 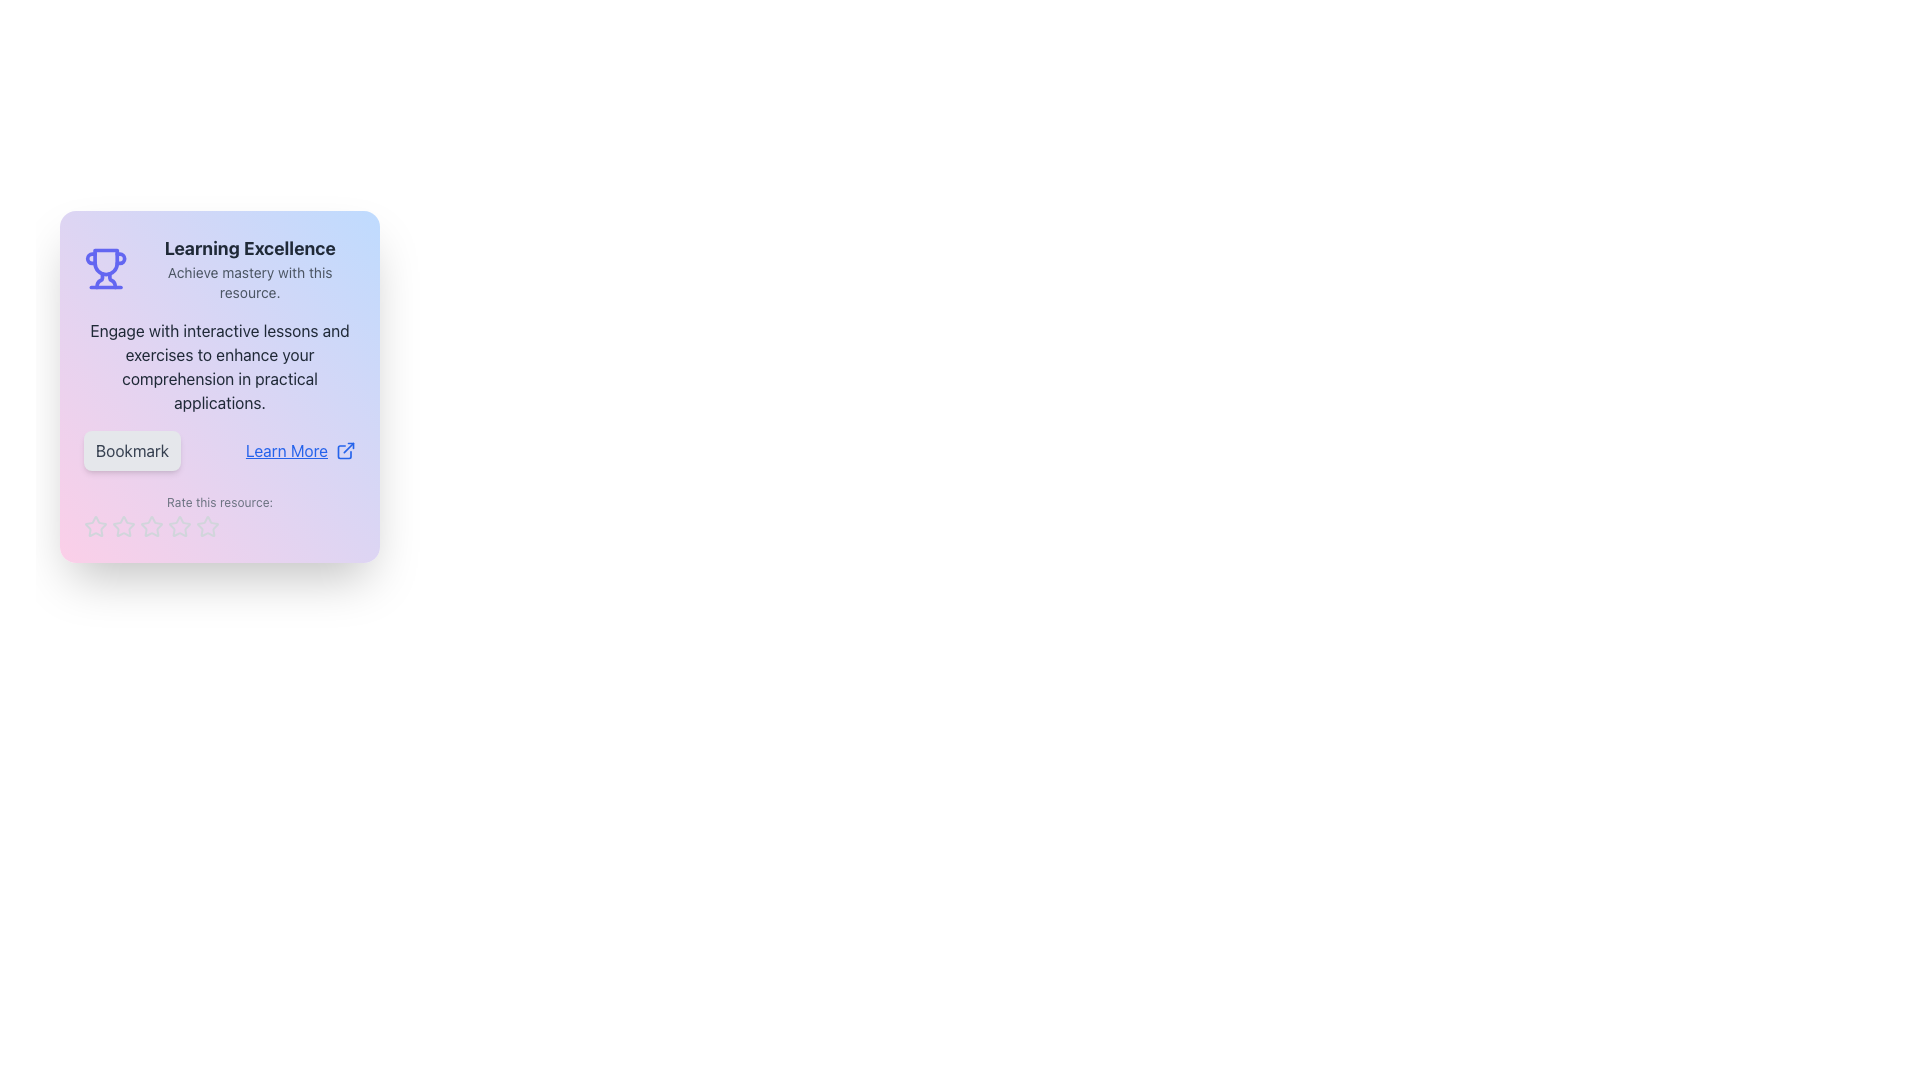 I want to click on the trophy-like icon component colored in vibrant purple located in the top-left section of the 'Learning Excellence' card, so click(x=105, y=261).